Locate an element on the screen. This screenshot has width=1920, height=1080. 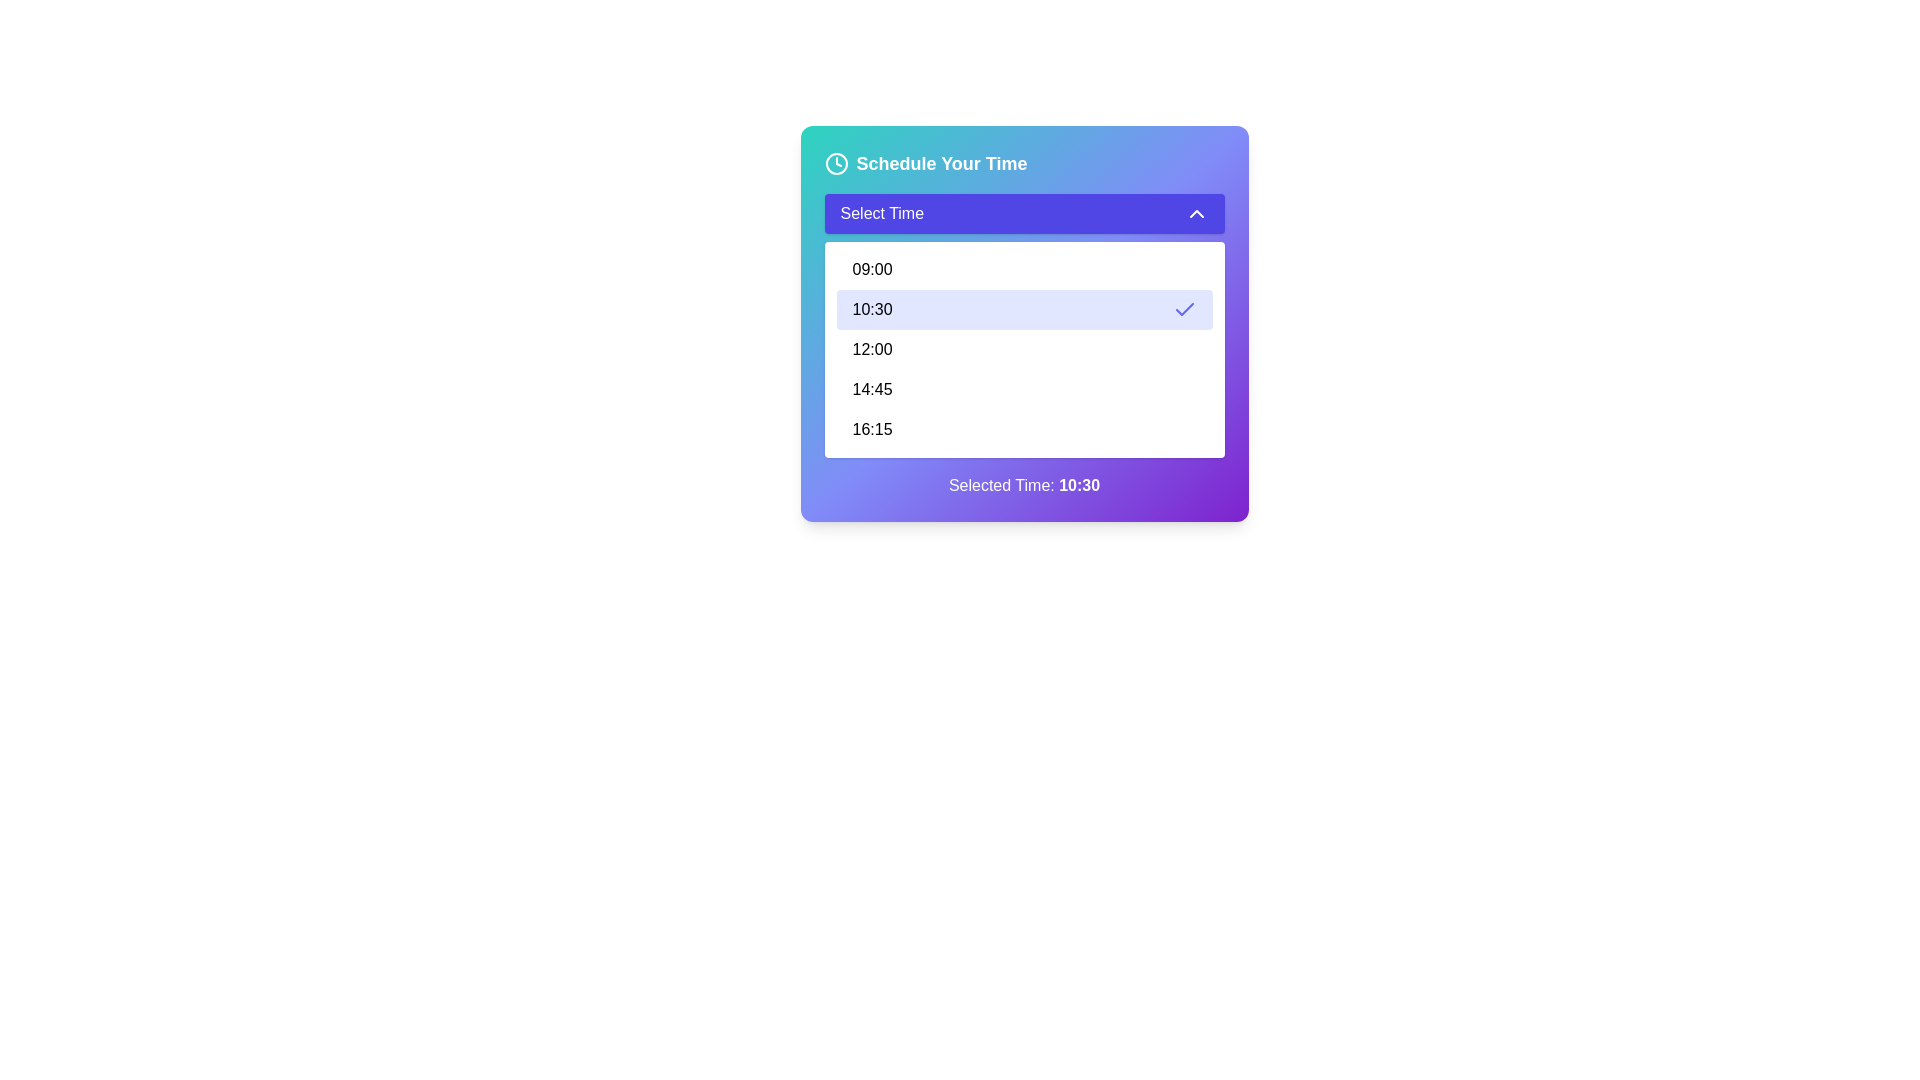
the text label that displays the currently selected time from the dropdown menu, located at the bottom of the vertical layout box is located at coordinates (1024, 486).